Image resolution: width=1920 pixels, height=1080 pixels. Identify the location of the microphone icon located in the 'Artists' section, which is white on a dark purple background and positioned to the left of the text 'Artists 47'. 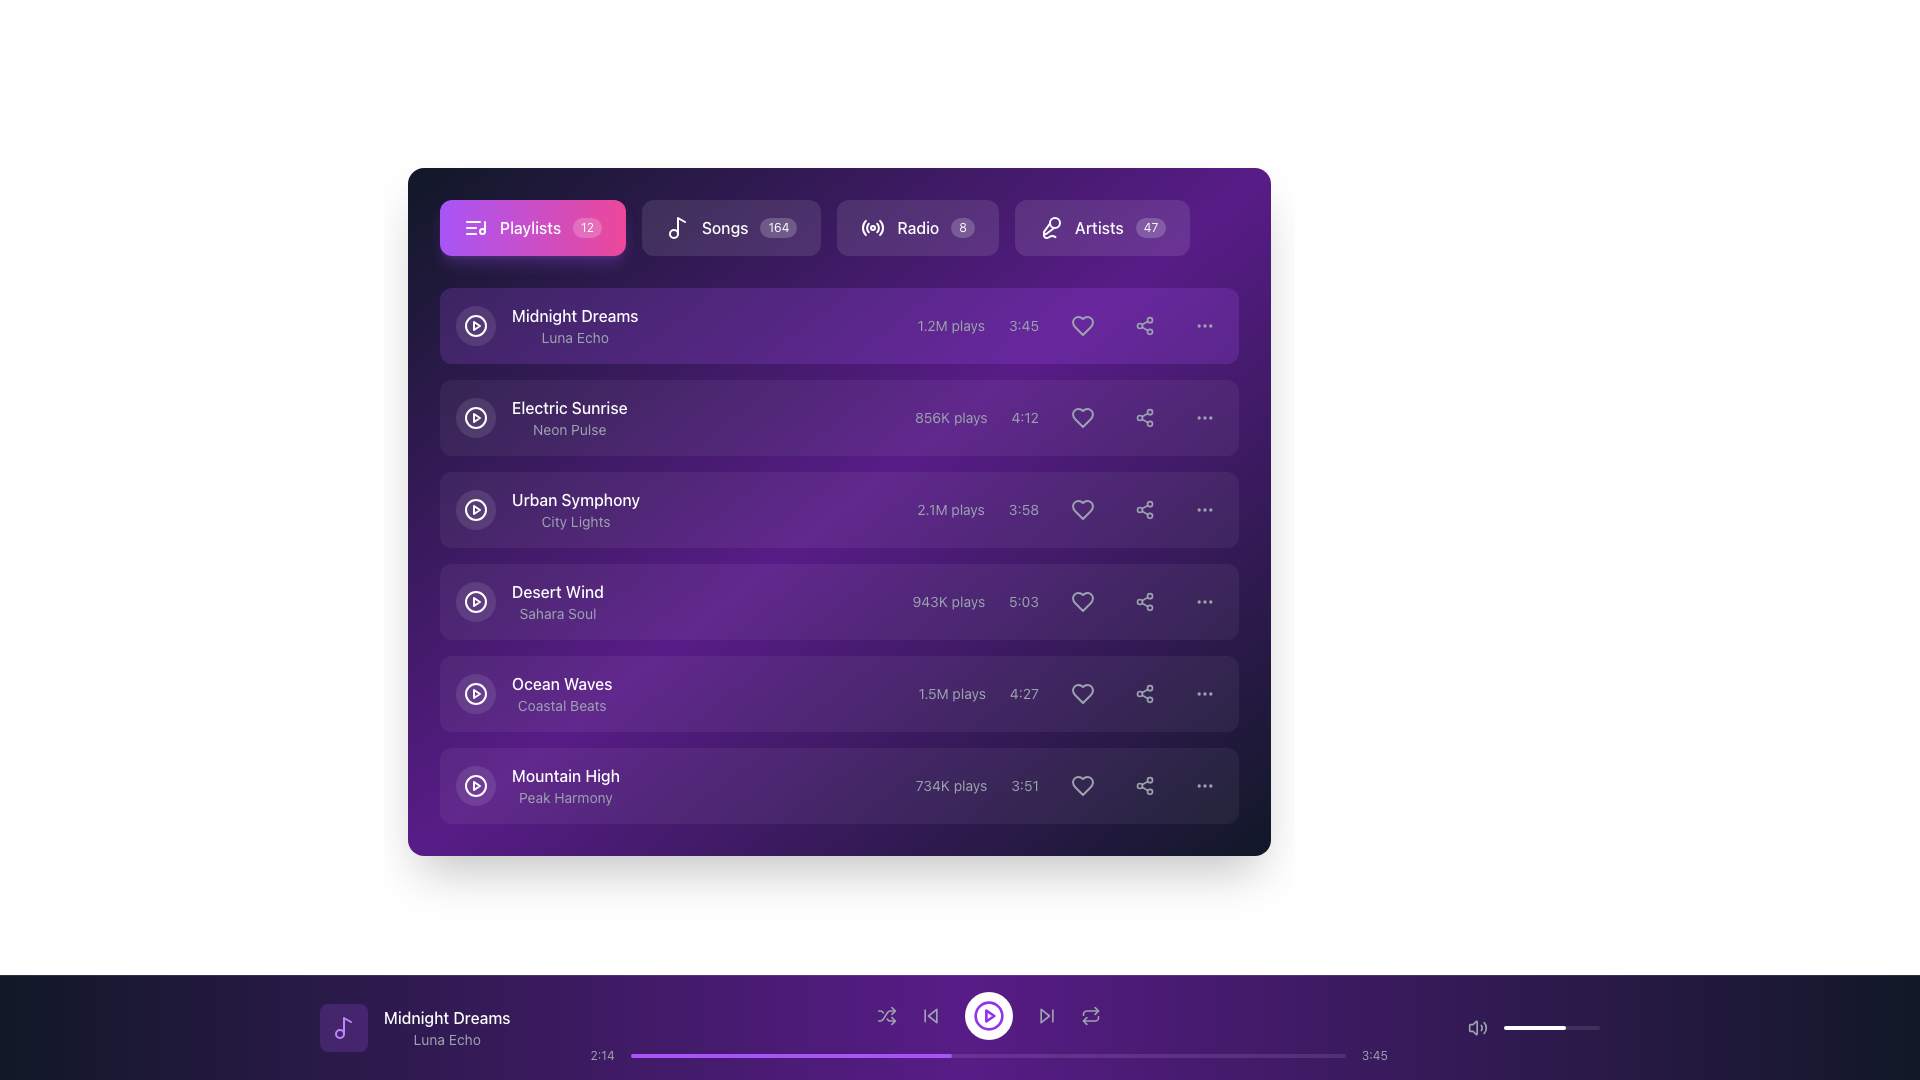
(1050, 226).